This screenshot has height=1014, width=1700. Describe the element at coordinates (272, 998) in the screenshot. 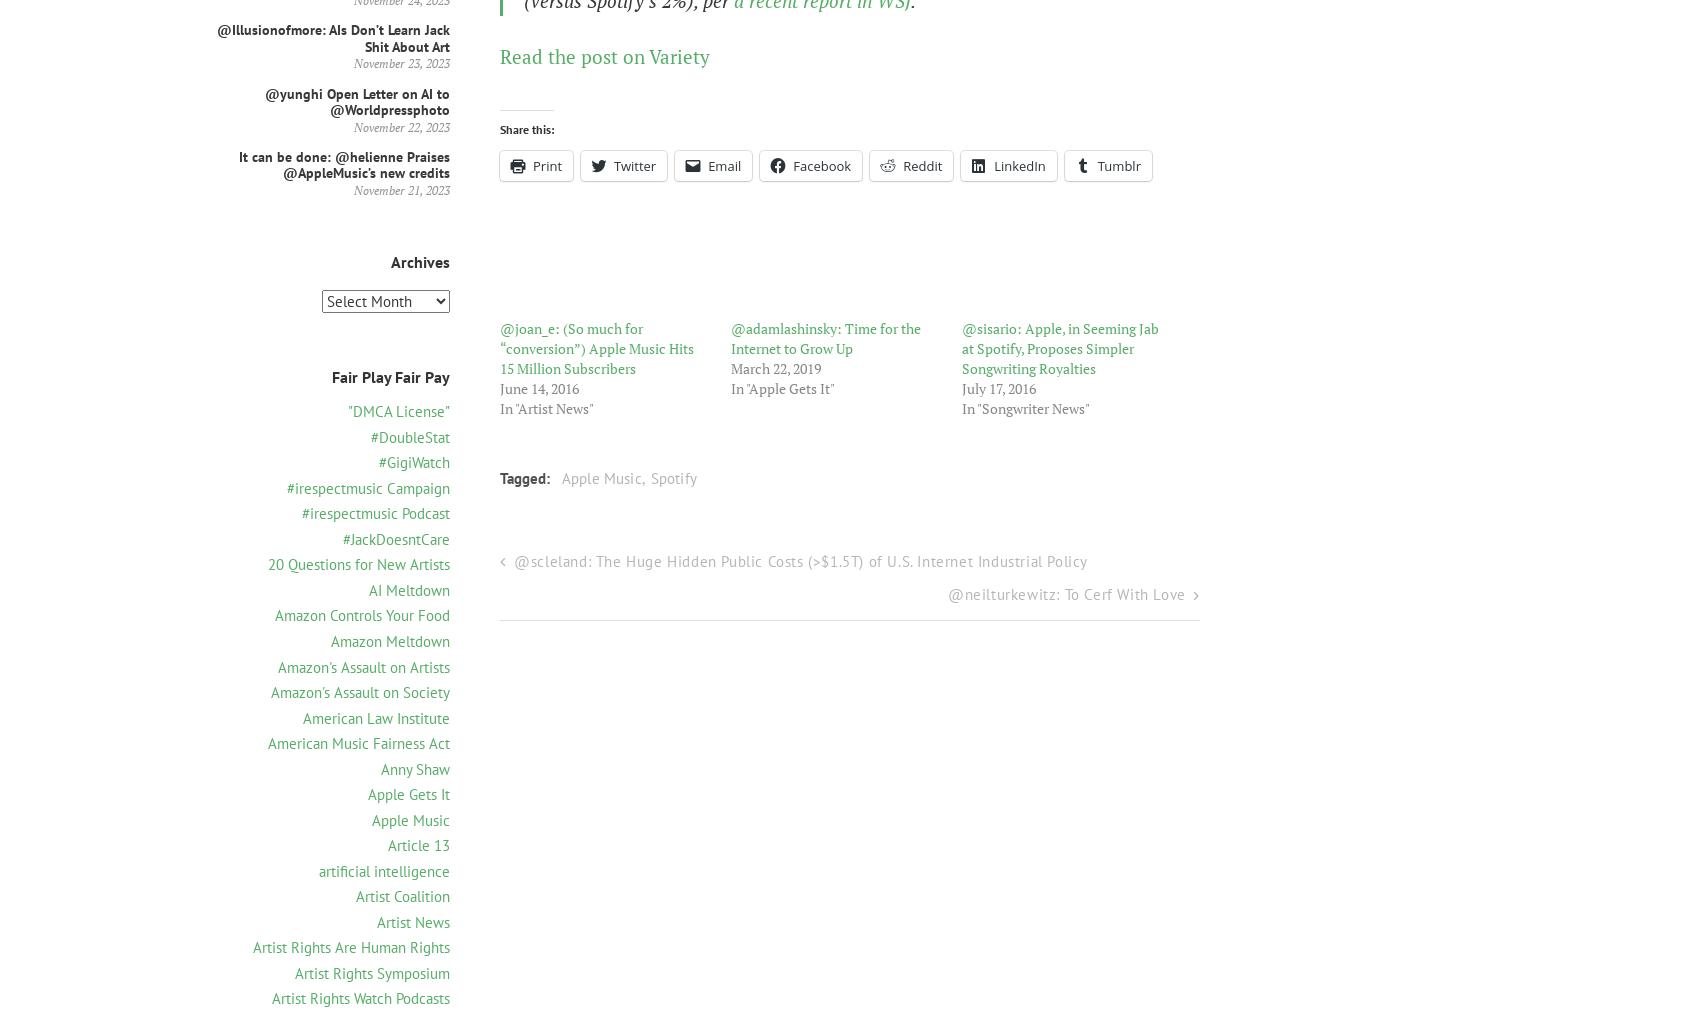

I see `'Artist Rights Watch Podcasts'` at that location.